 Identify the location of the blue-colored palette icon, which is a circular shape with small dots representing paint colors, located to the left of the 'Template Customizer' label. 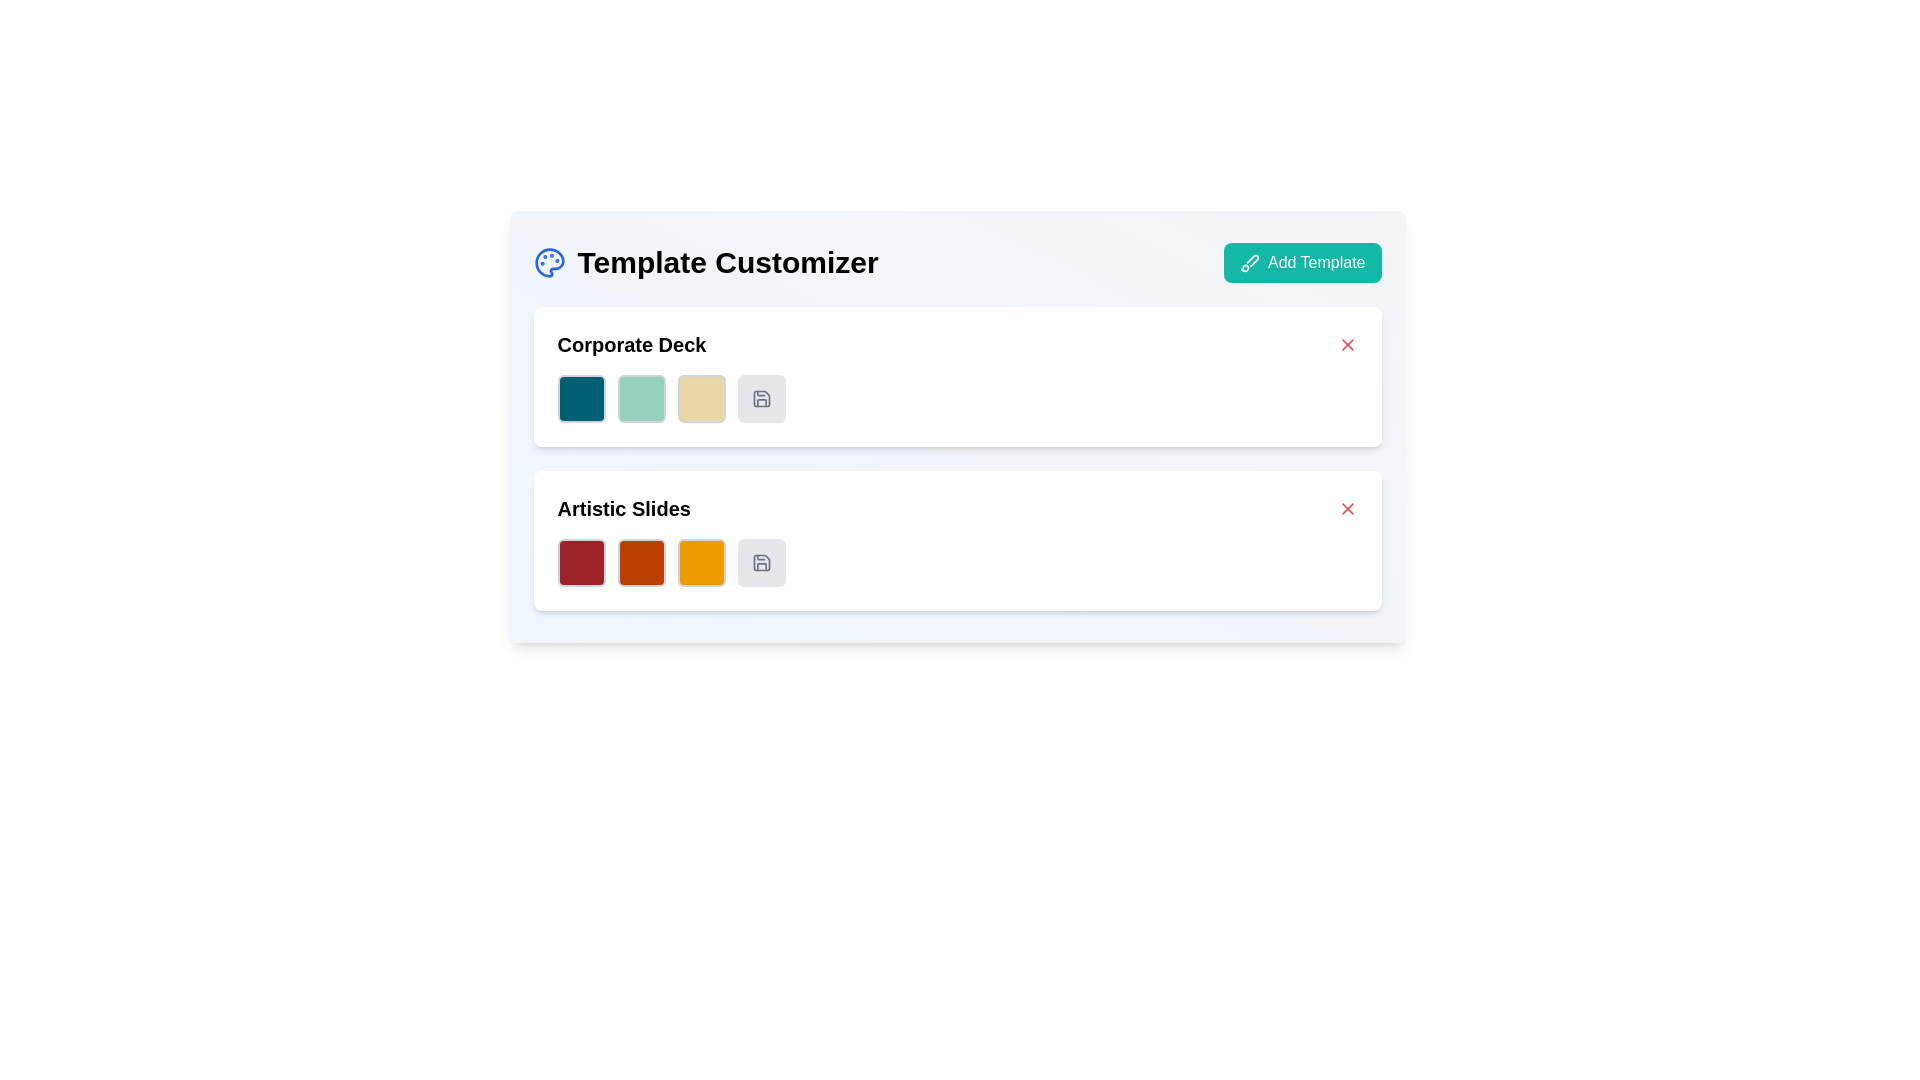
(549, 261).